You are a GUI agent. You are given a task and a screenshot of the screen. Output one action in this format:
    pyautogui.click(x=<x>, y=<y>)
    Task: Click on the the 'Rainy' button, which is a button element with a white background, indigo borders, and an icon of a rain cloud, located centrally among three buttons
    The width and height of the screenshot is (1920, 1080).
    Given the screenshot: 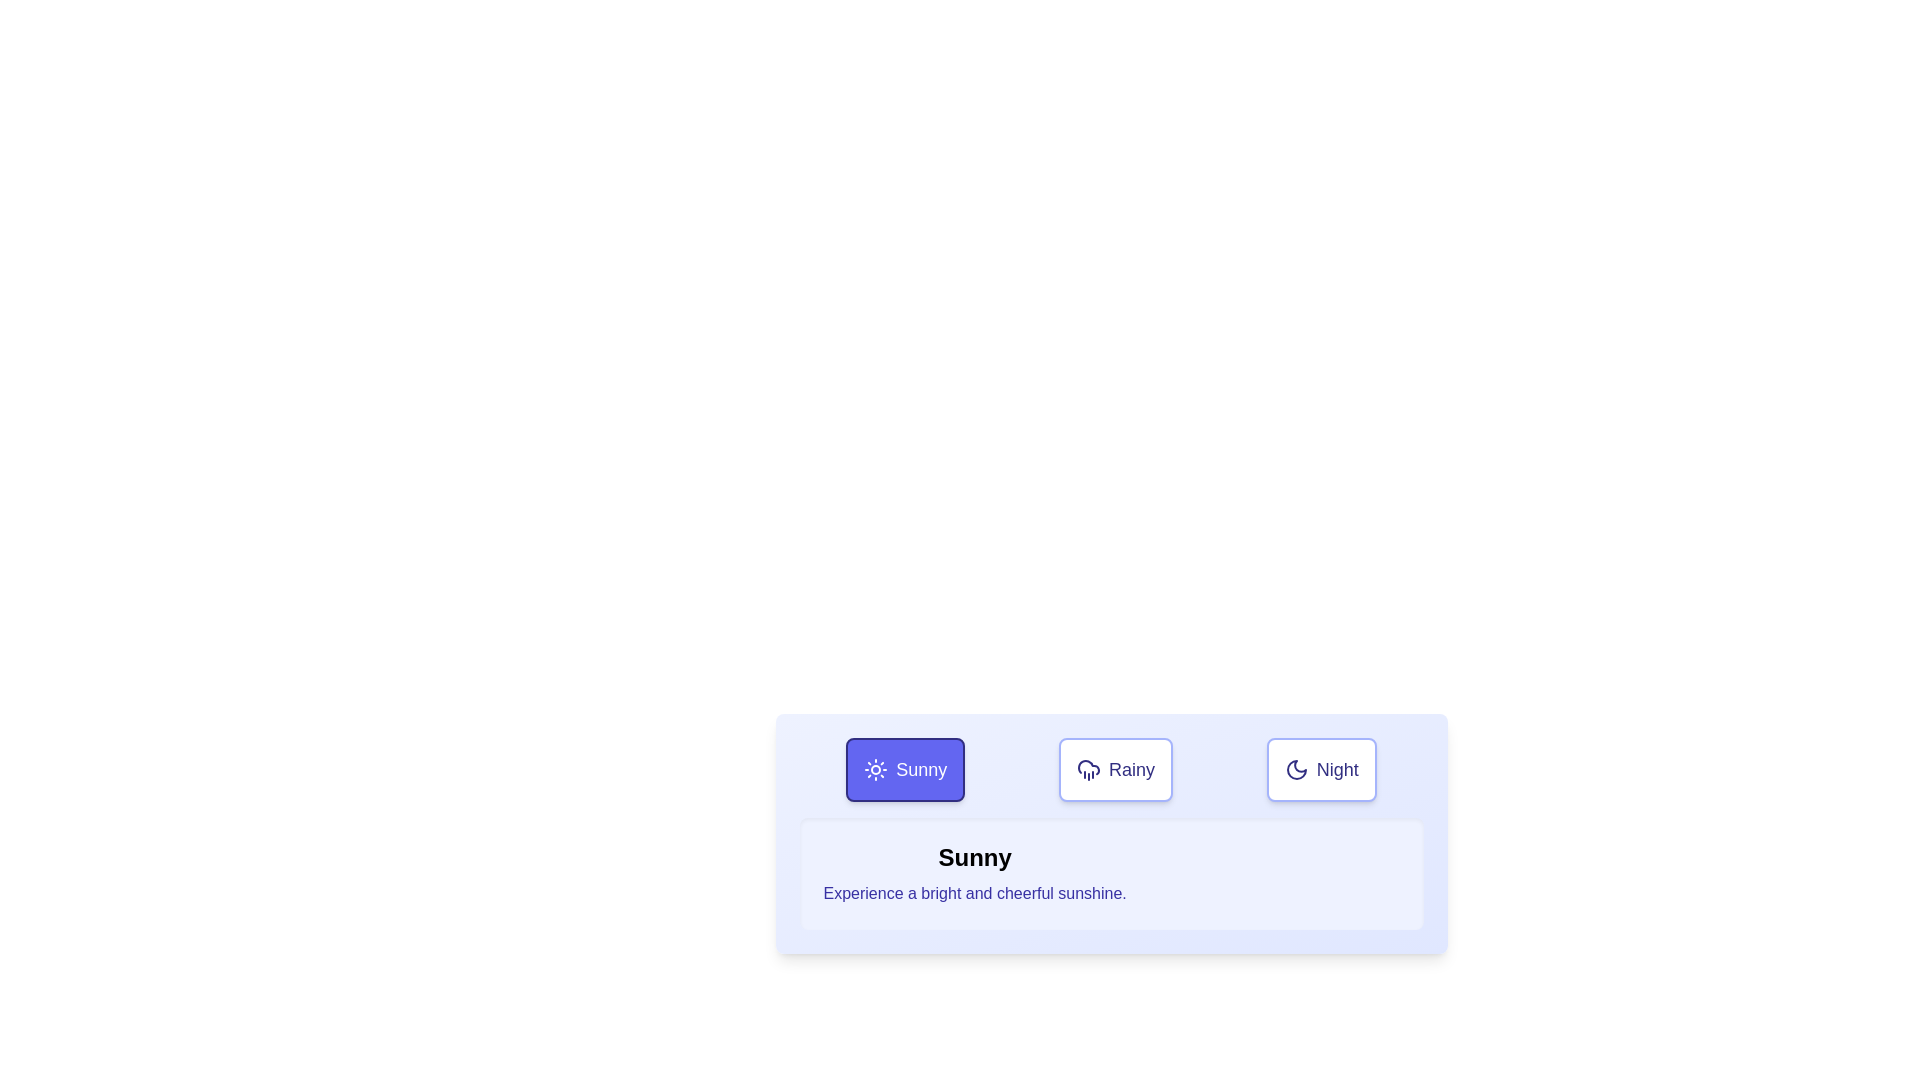 What is the action you would take?
    pyautogui.click(x=1115, y=769)
    